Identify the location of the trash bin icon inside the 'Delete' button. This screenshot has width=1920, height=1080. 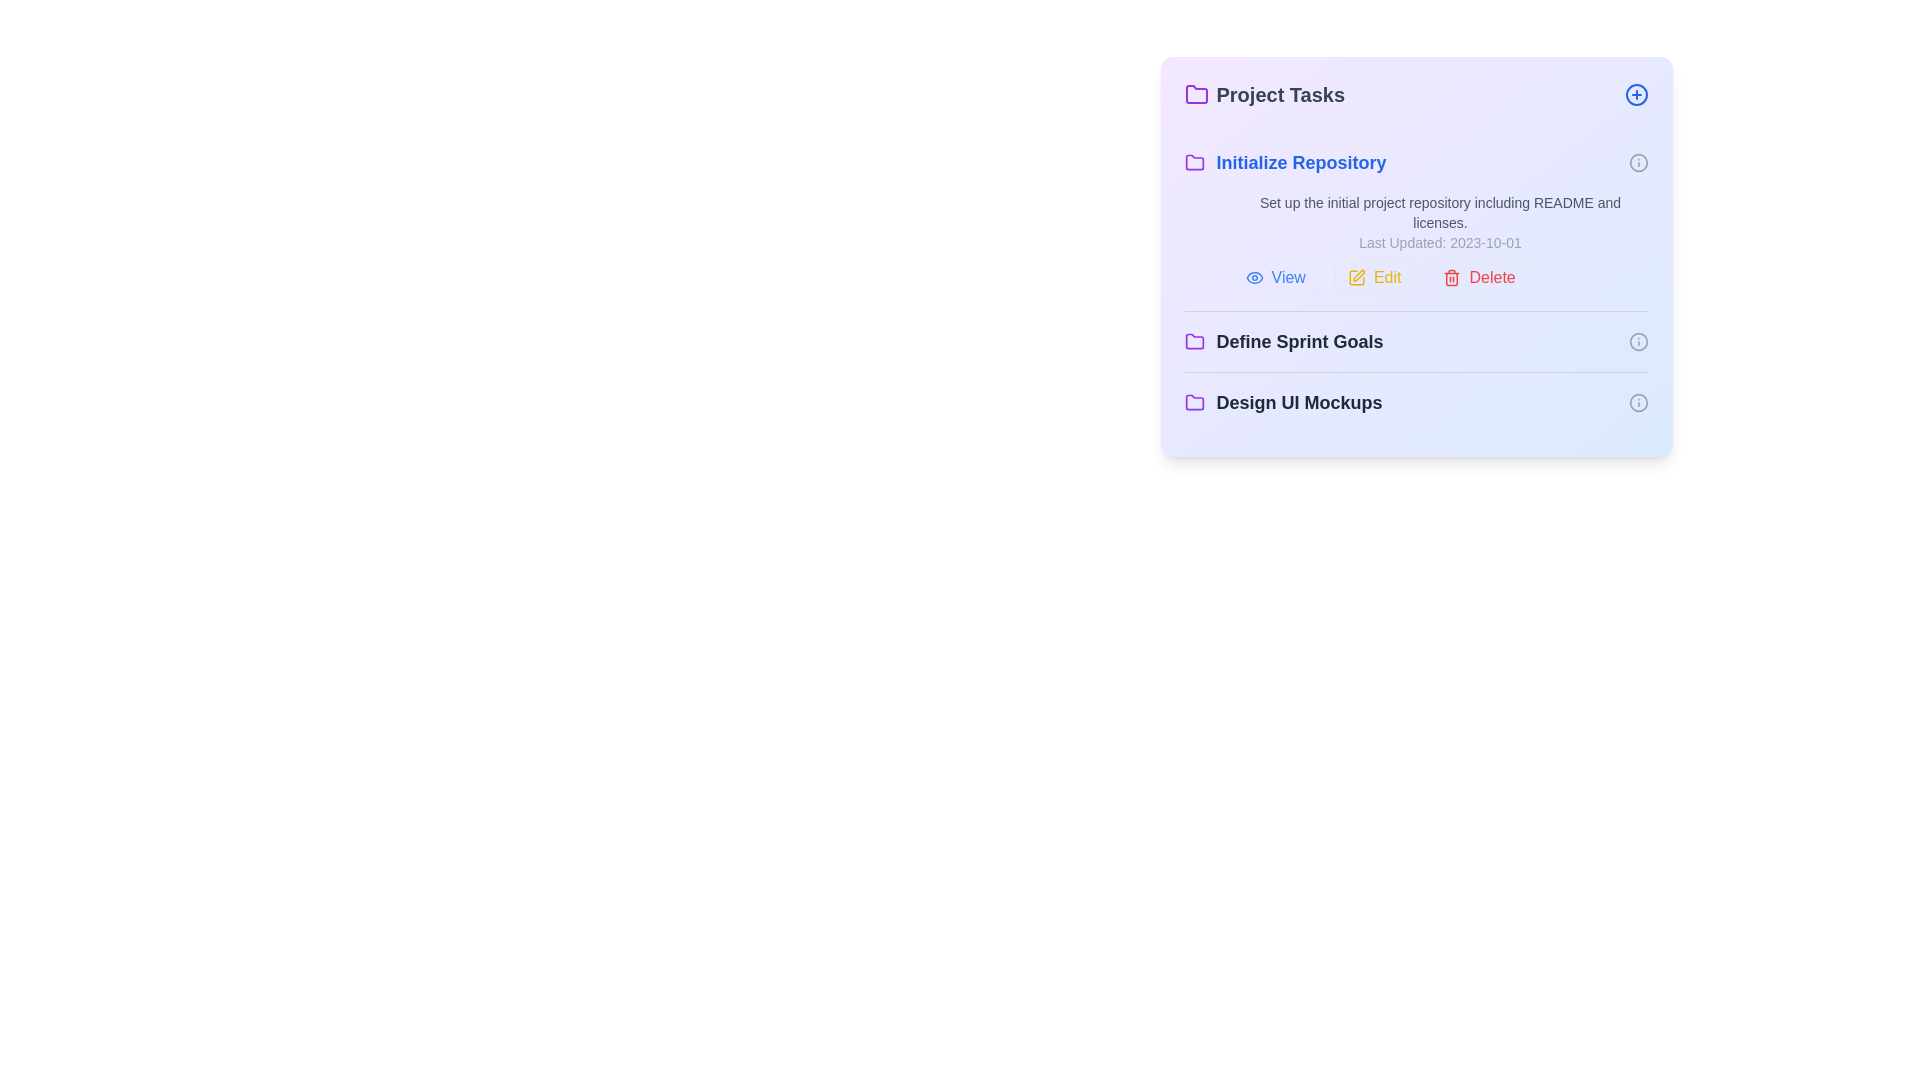
(1452, 277).